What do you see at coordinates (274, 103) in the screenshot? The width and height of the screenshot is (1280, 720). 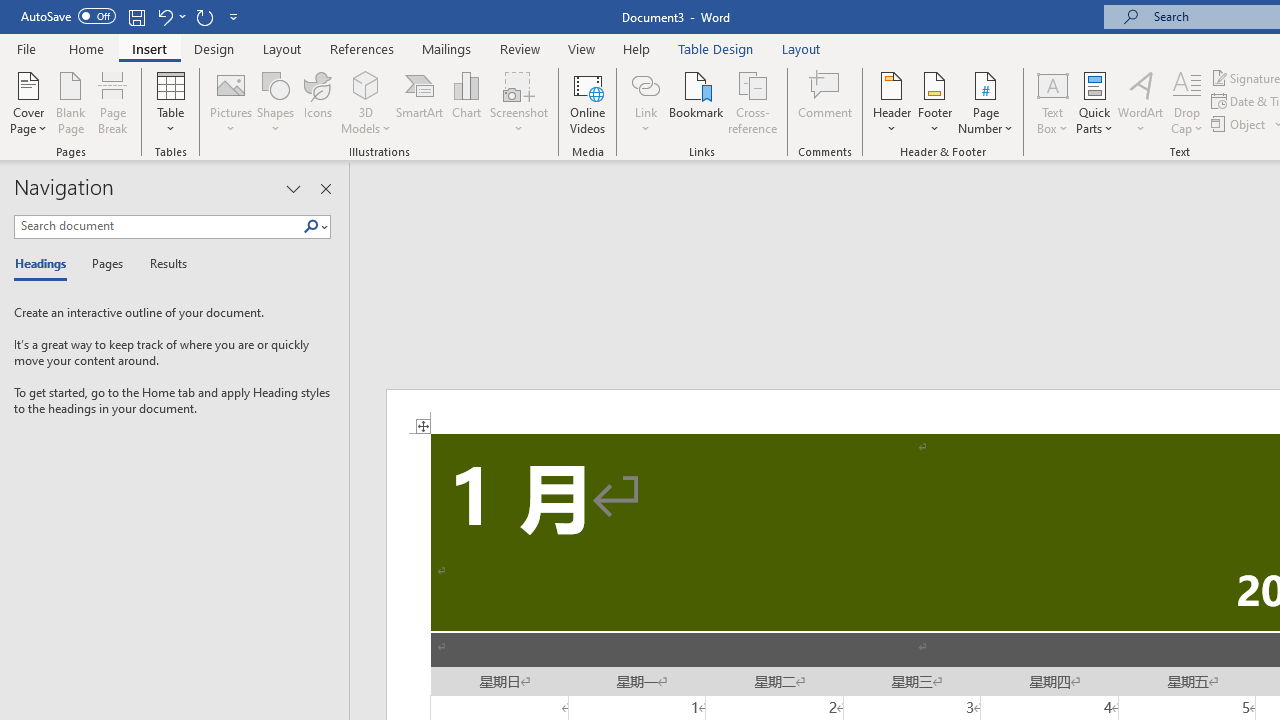 I see `'Shapes'` at bounding box center [274, 103].